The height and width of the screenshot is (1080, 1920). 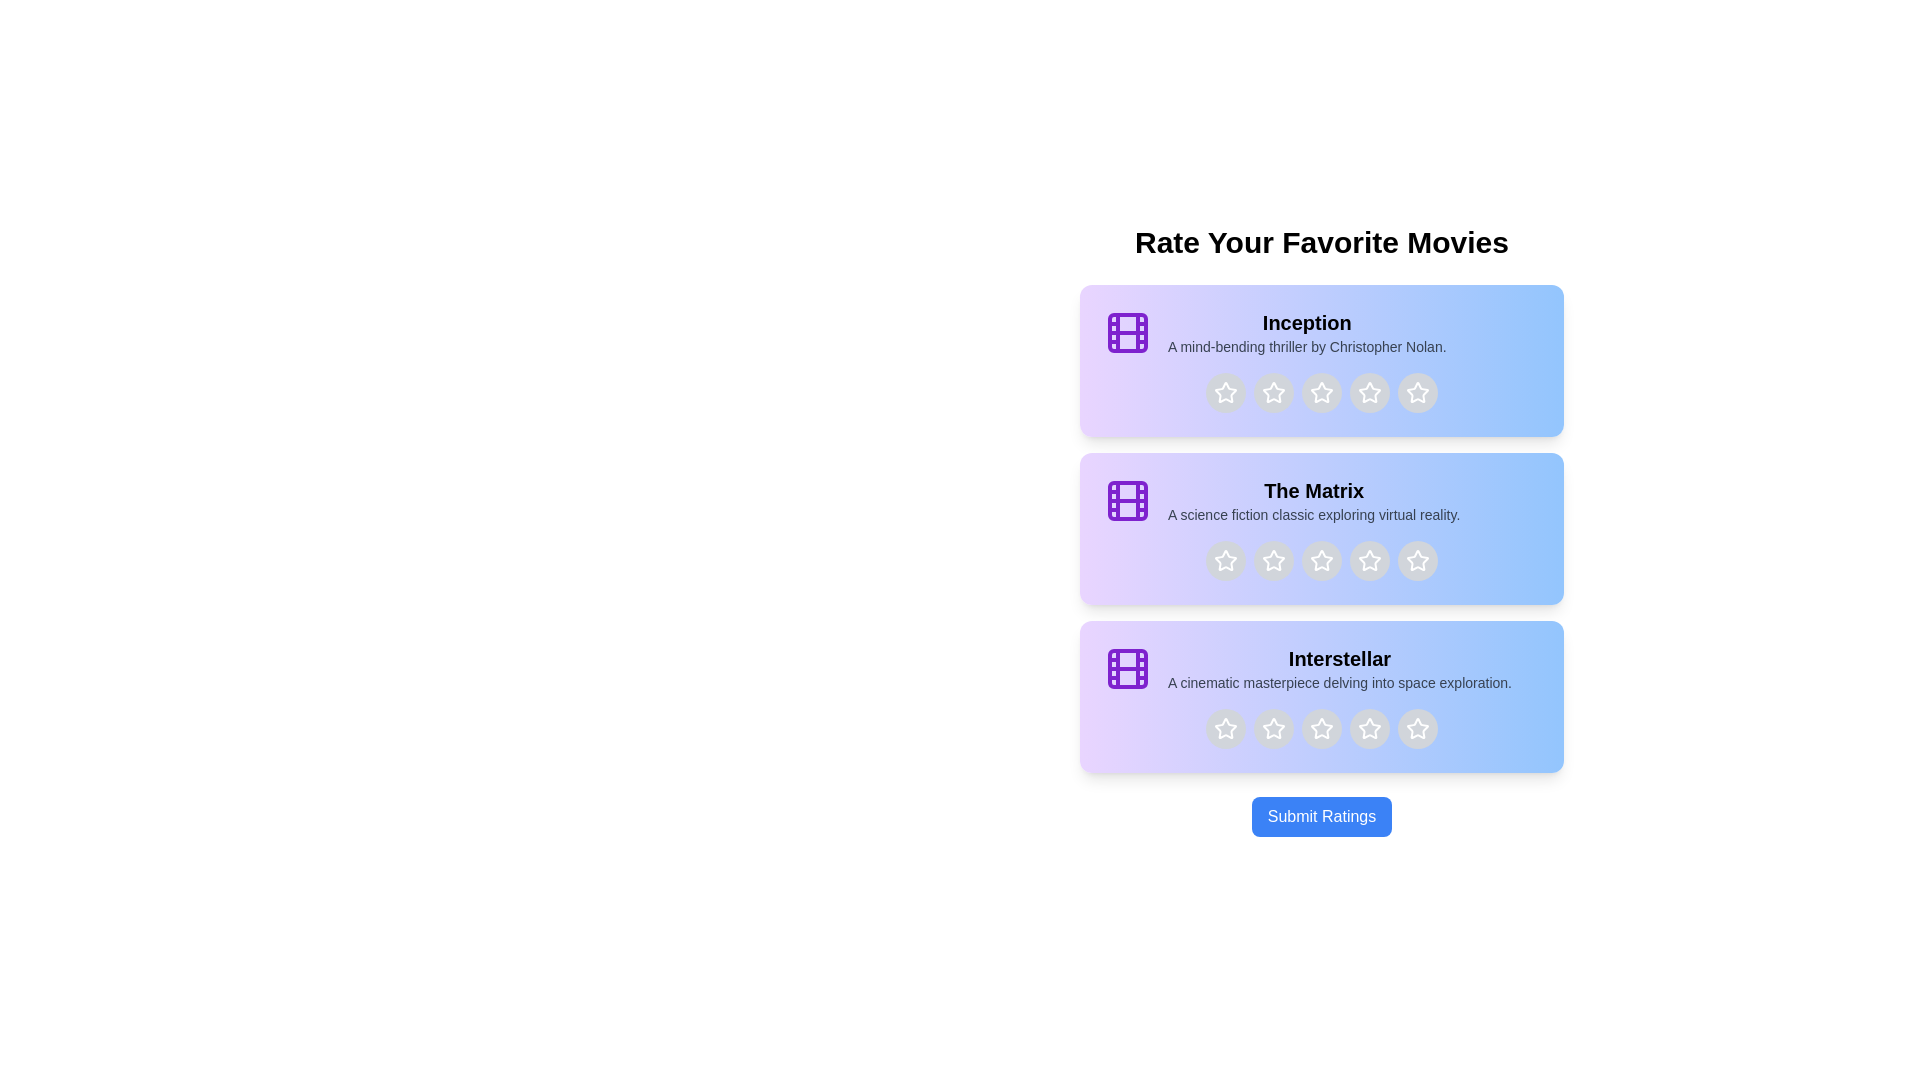 What do you see at coordinates (1416, 729) in the screenshot?
I see `the star corresponding to 5 stars for the movie titled Interstellar` at bounding box center [1416, 729].